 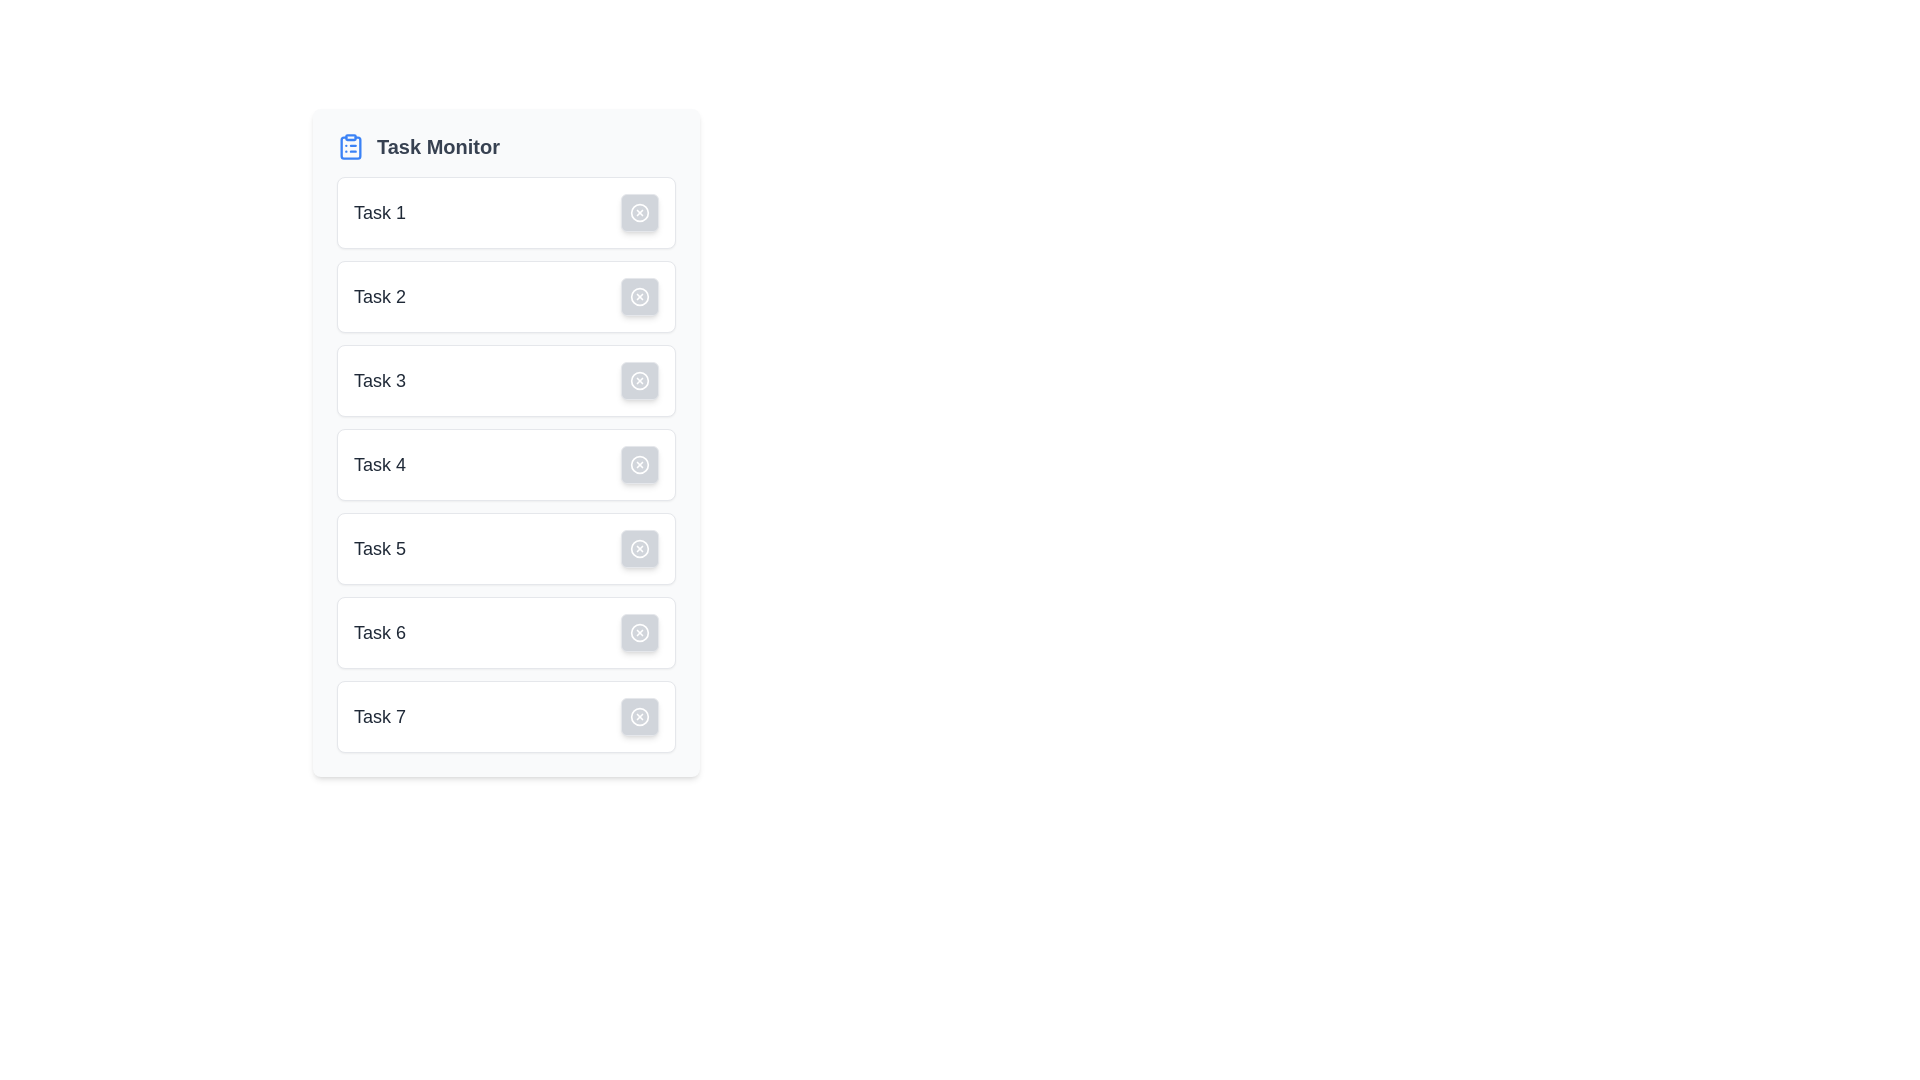 What do you see at coordinates (638, 716) in the screenshot?
I see `the cancel button located at the far-right end of the 'Task 7' row` at bounding box center [638, 716].